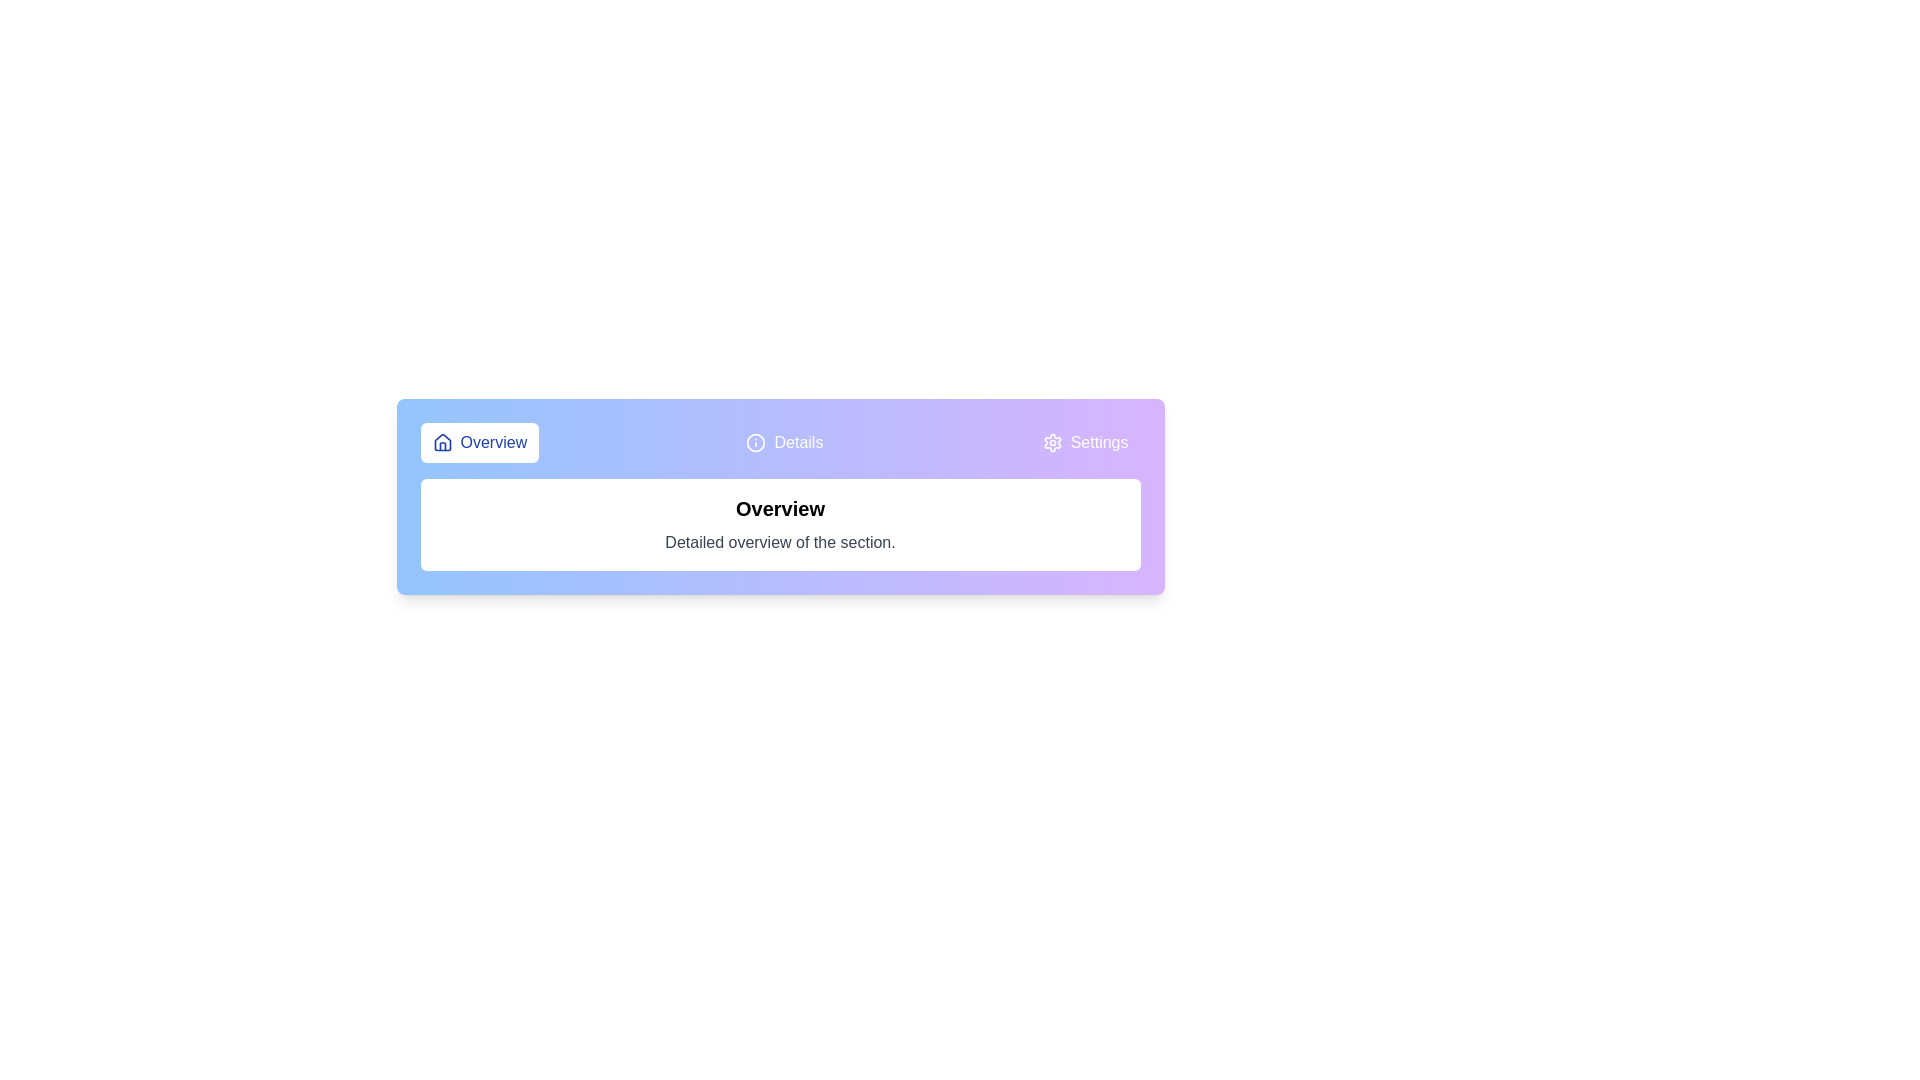 Image resolution: width=1920 pixels, height=1080 pixels. I want to click on the 'Overview' navigation button located in the horizontal navigation bar to trigger visual feedback, so click(478, 442).